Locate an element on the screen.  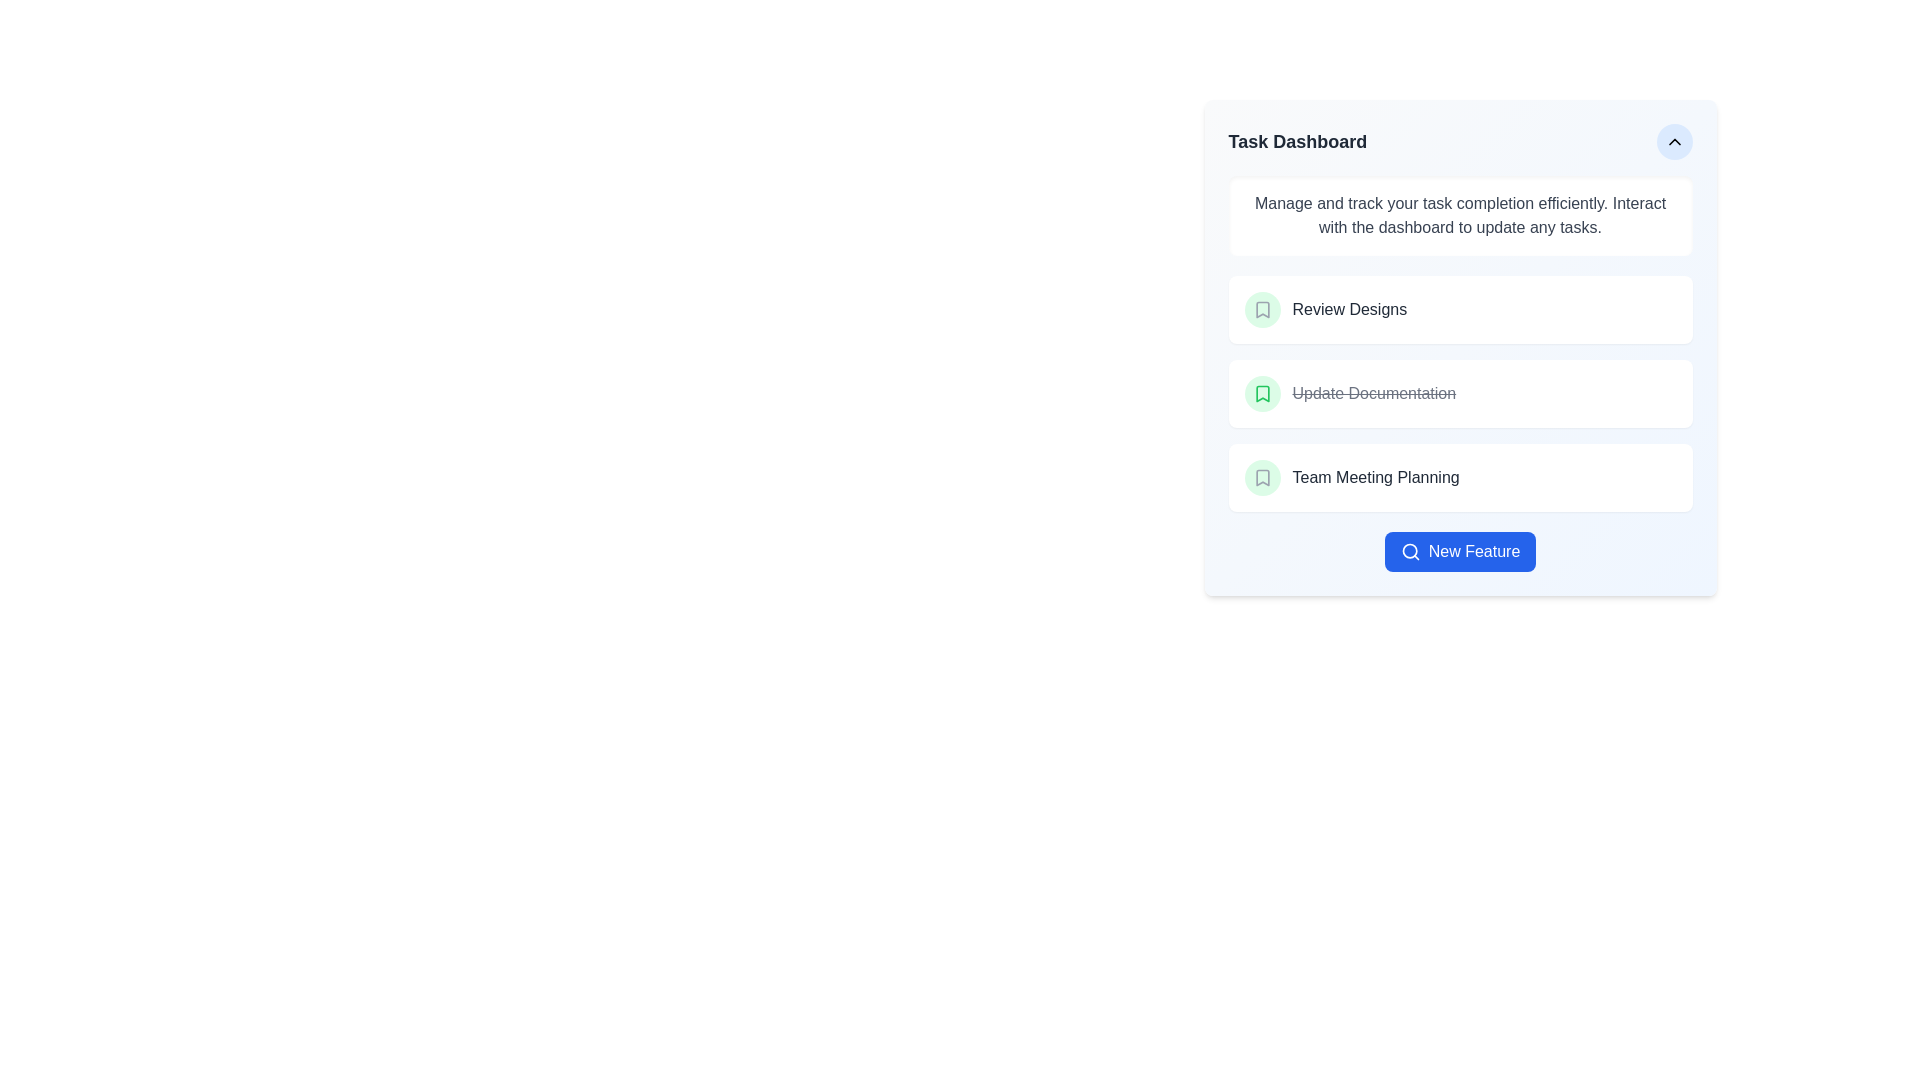
the inactive bookmark icon within the 'Review Designs' button, which is styled with a gray outline and is located on the left side of the task name text is located at coordinates (1261, 309).